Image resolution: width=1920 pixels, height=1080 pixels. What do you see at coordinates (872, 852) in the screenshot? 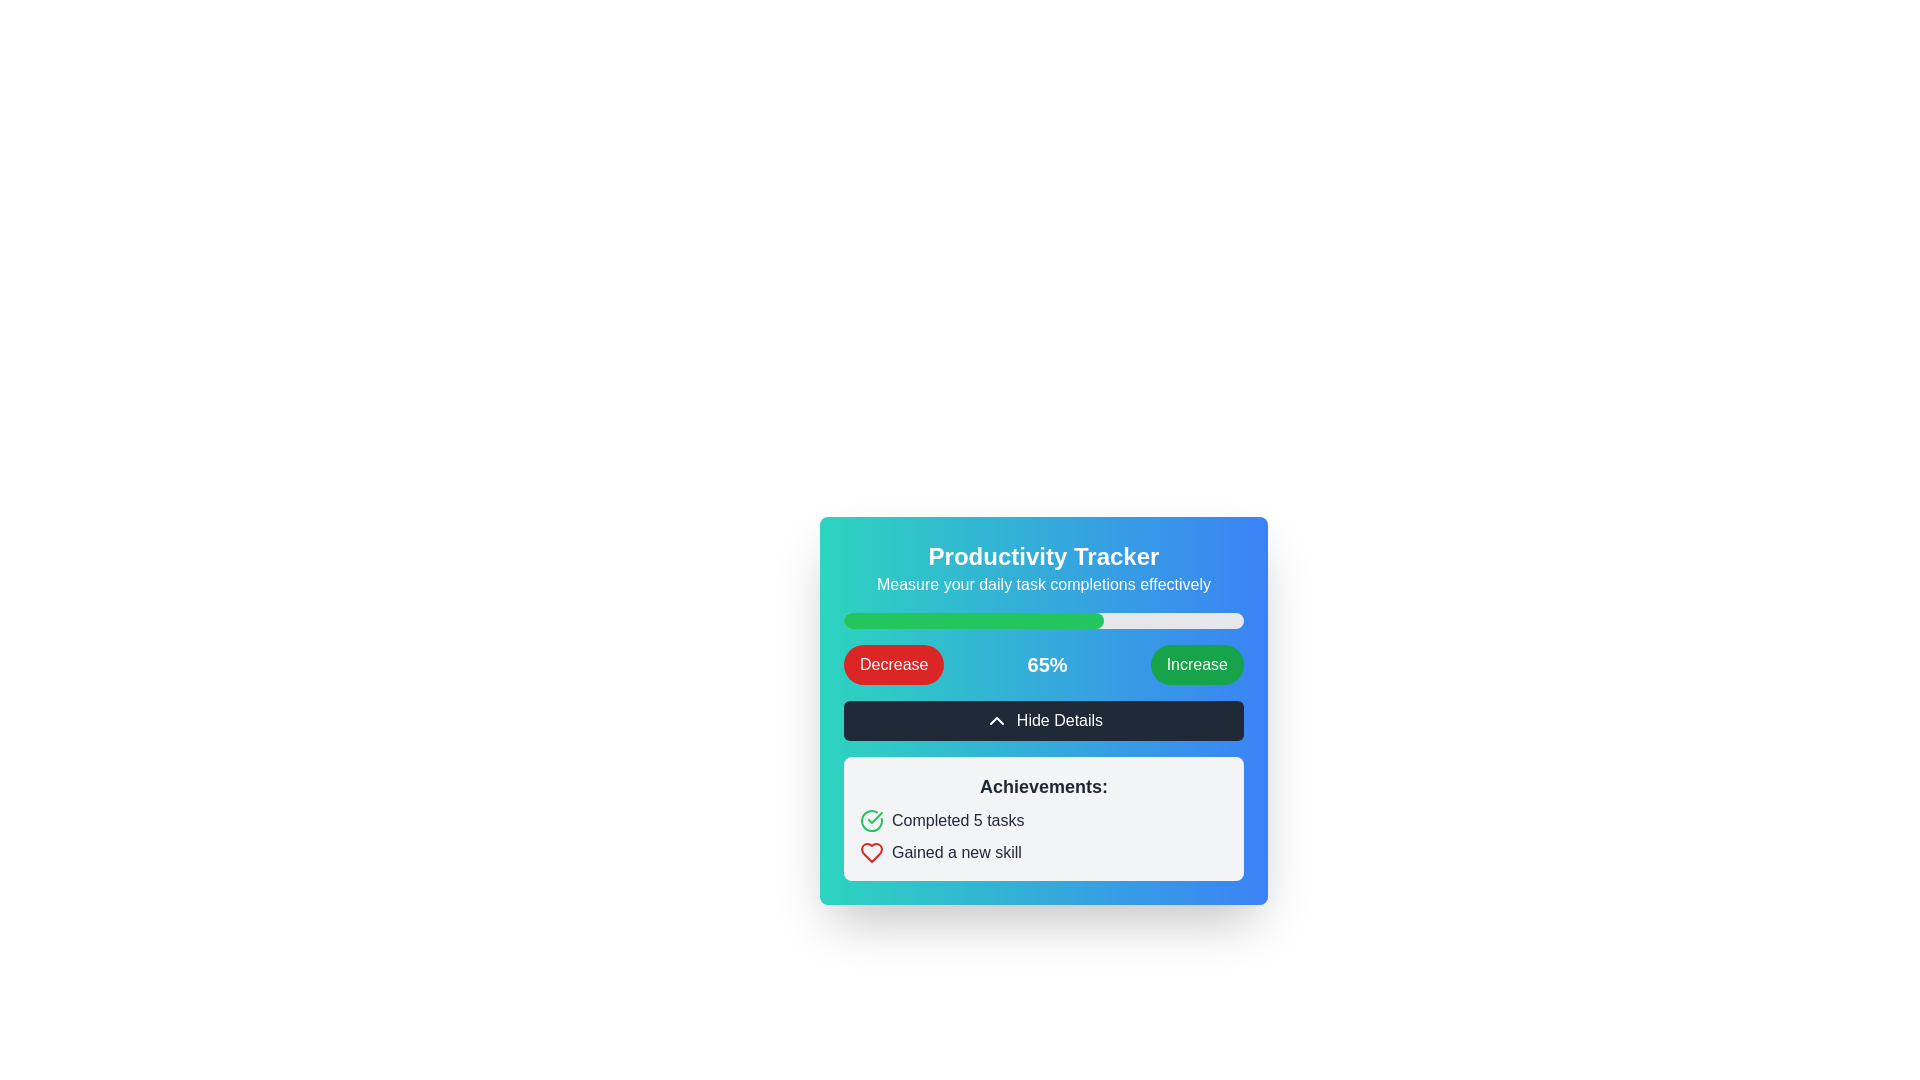
I see `icon indicating achievement for gaining a new skill located to the left of the text 'Gained a new skill' in the 'Achievements' section below the 'Productivity Tracker' header` at bounding box center [872, 852].